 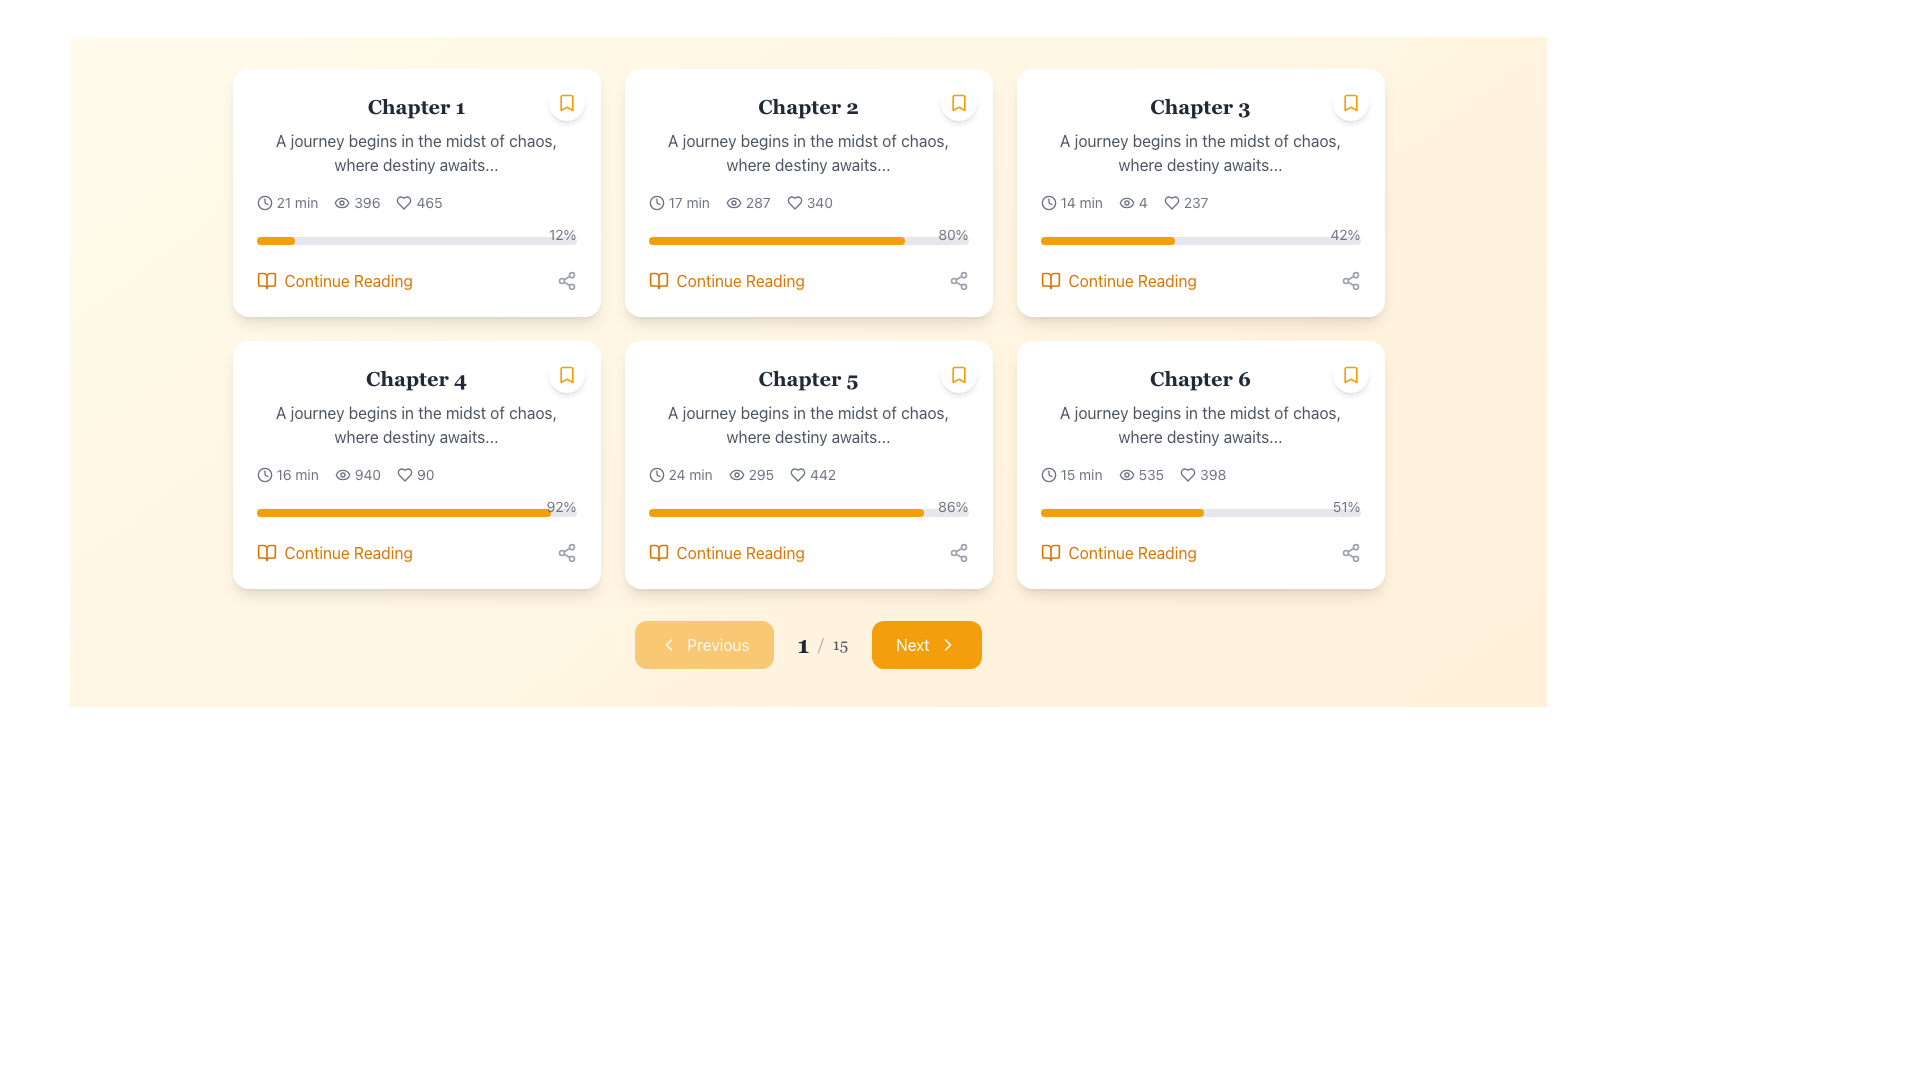 I want to click on the heart-shaped icon next to the numeric value '465' in the 'Chapter 1' panel to like or toggle its state, so click(x=403, y=203).